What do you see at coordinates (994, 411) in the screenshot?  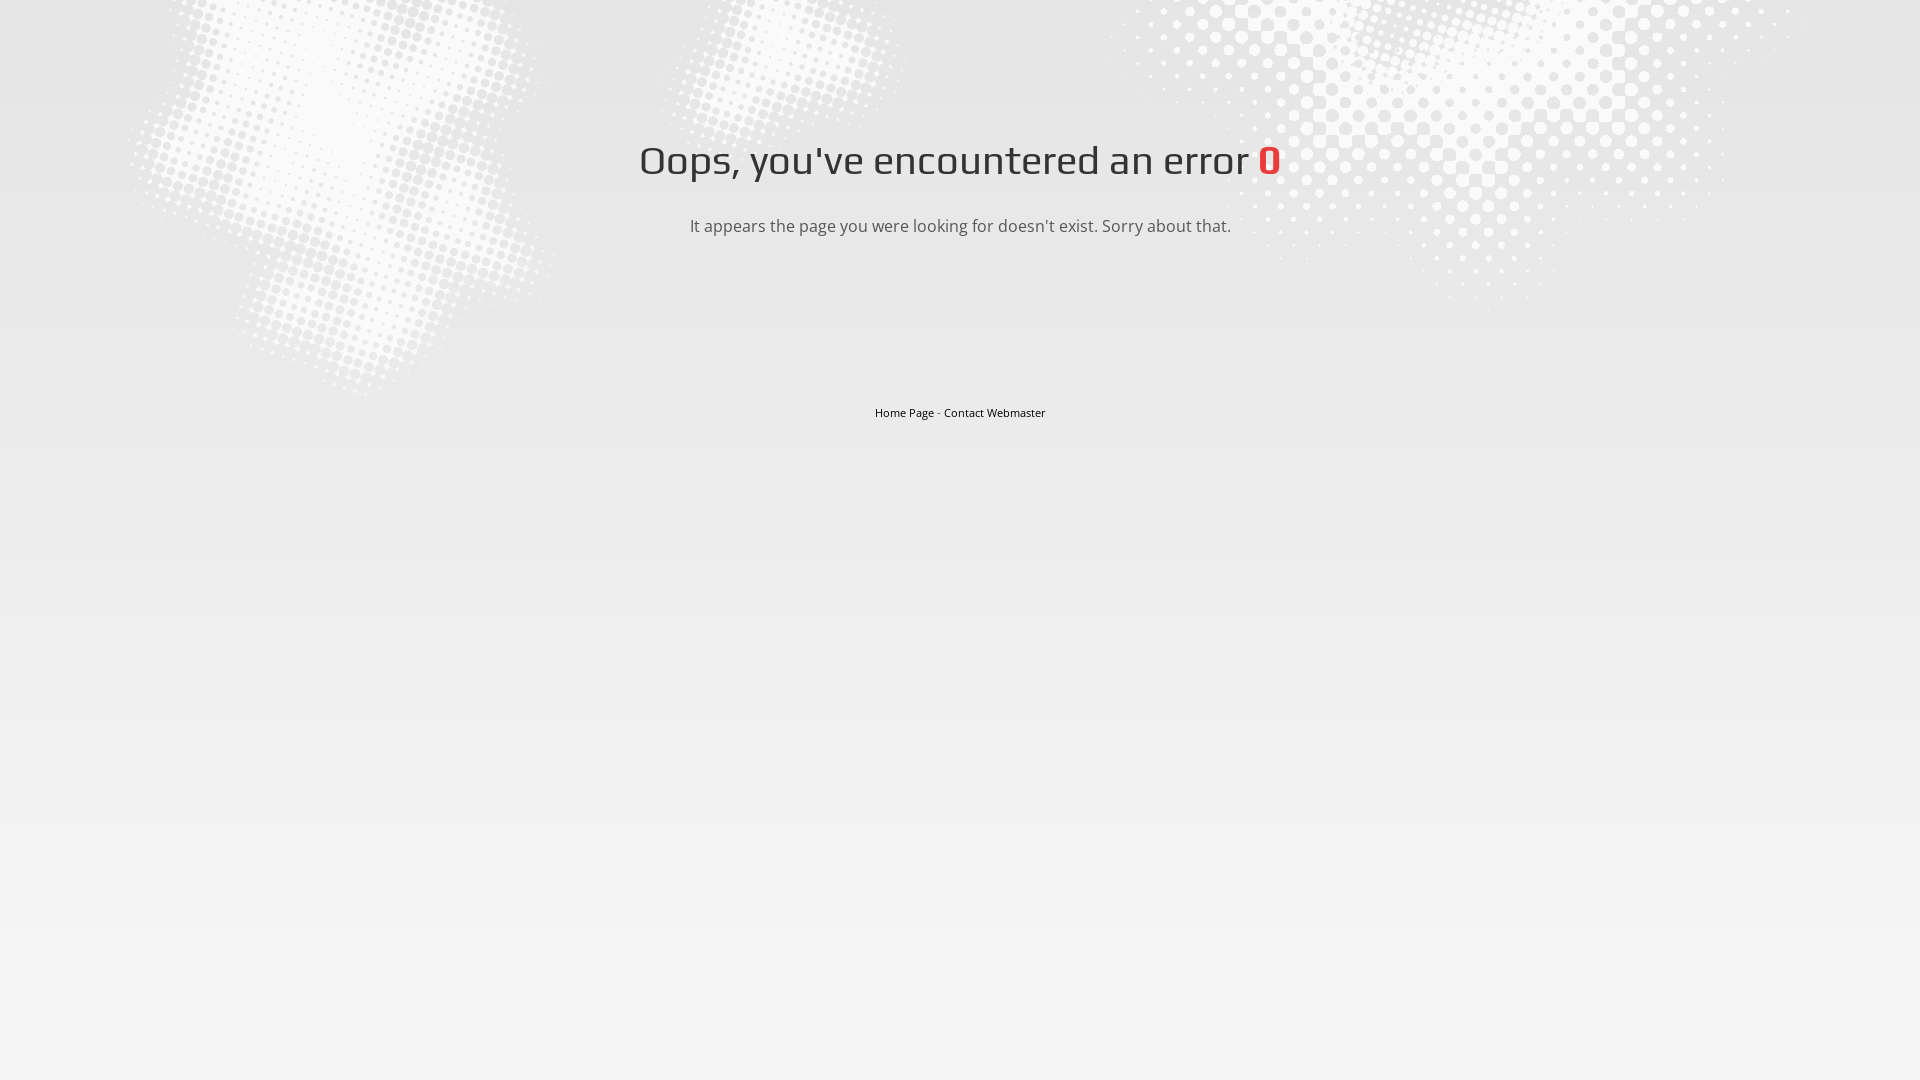 I see `'Contact Webmaster'` at bounding box center [994, 411].